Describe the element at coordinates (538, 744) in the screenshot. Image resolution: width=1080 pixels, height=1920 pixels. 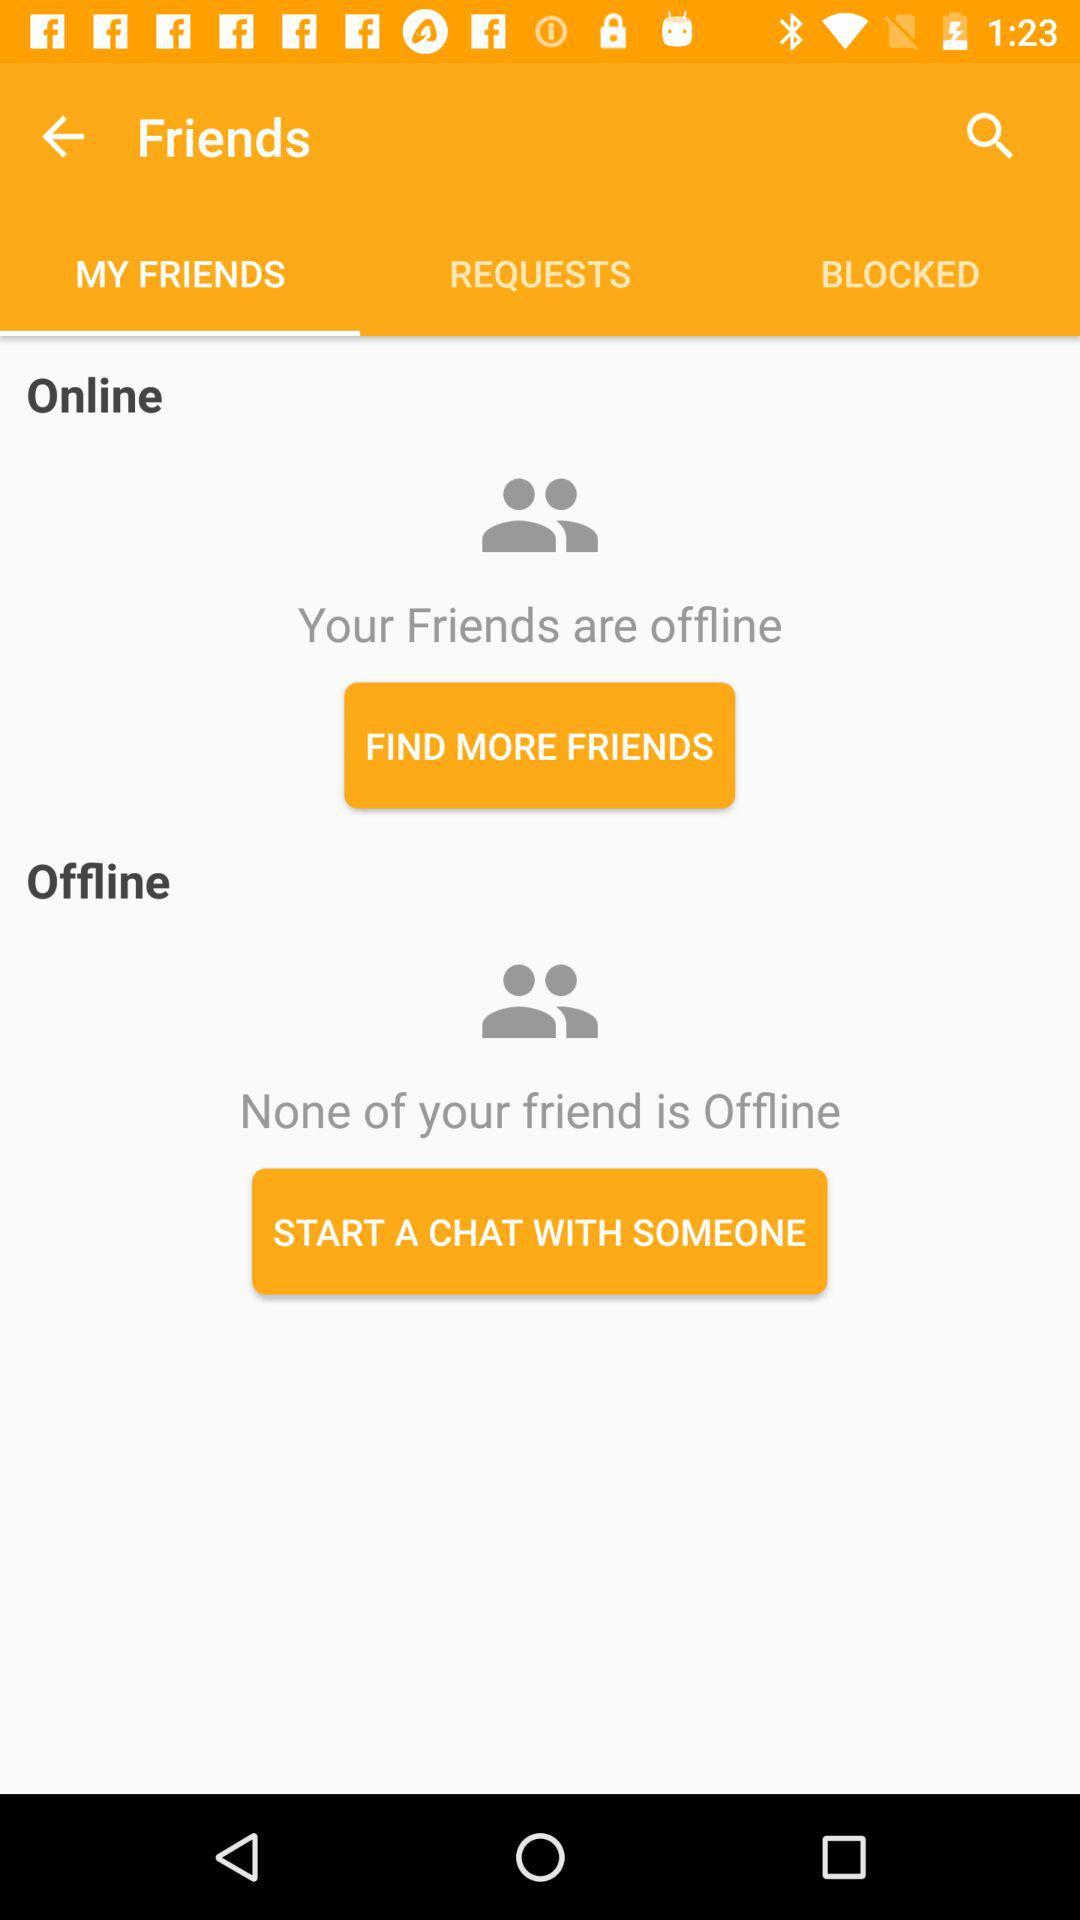
I see `the find more friends` at that location.